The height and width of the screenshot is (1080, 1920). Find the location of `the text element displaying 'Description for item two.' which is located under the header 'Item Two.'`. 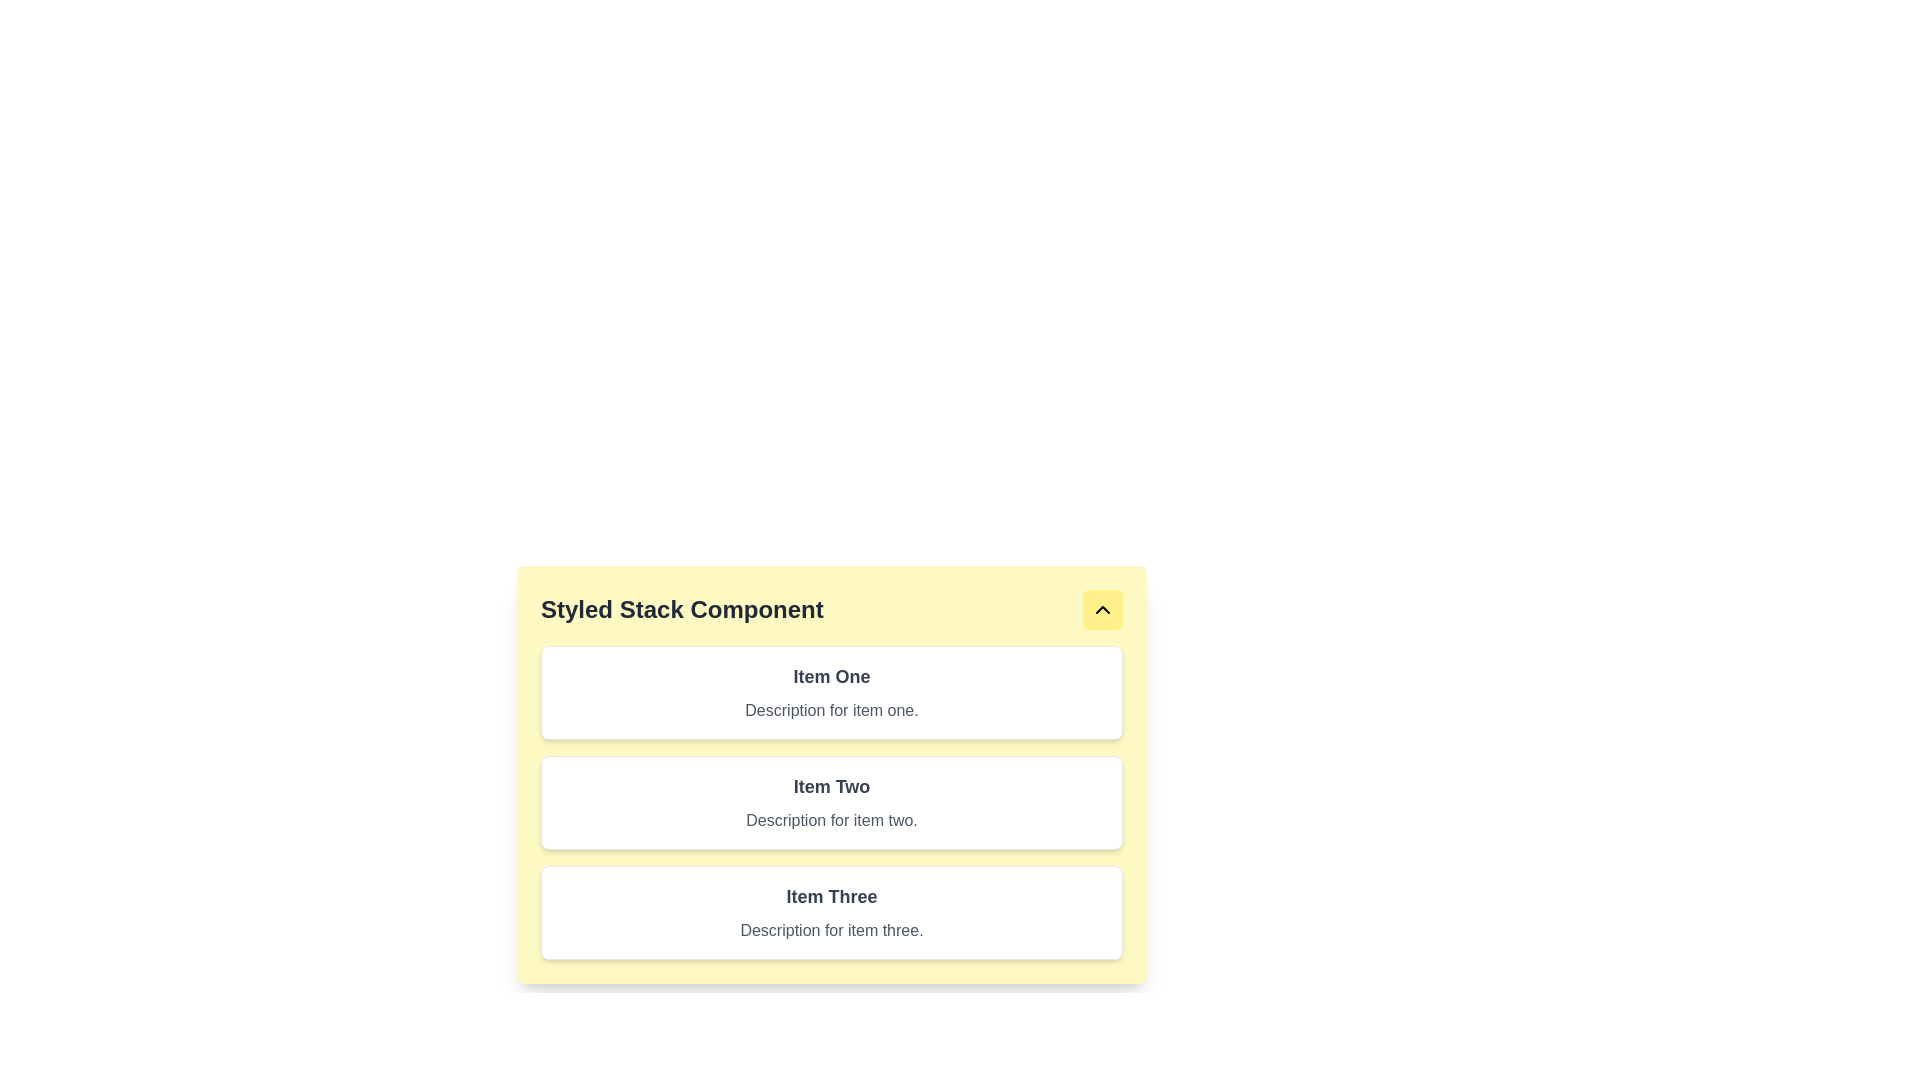

the text element displaying 'Description for item two.' which is located under the header 'Item Two.' is located at coordinates (831, 821).